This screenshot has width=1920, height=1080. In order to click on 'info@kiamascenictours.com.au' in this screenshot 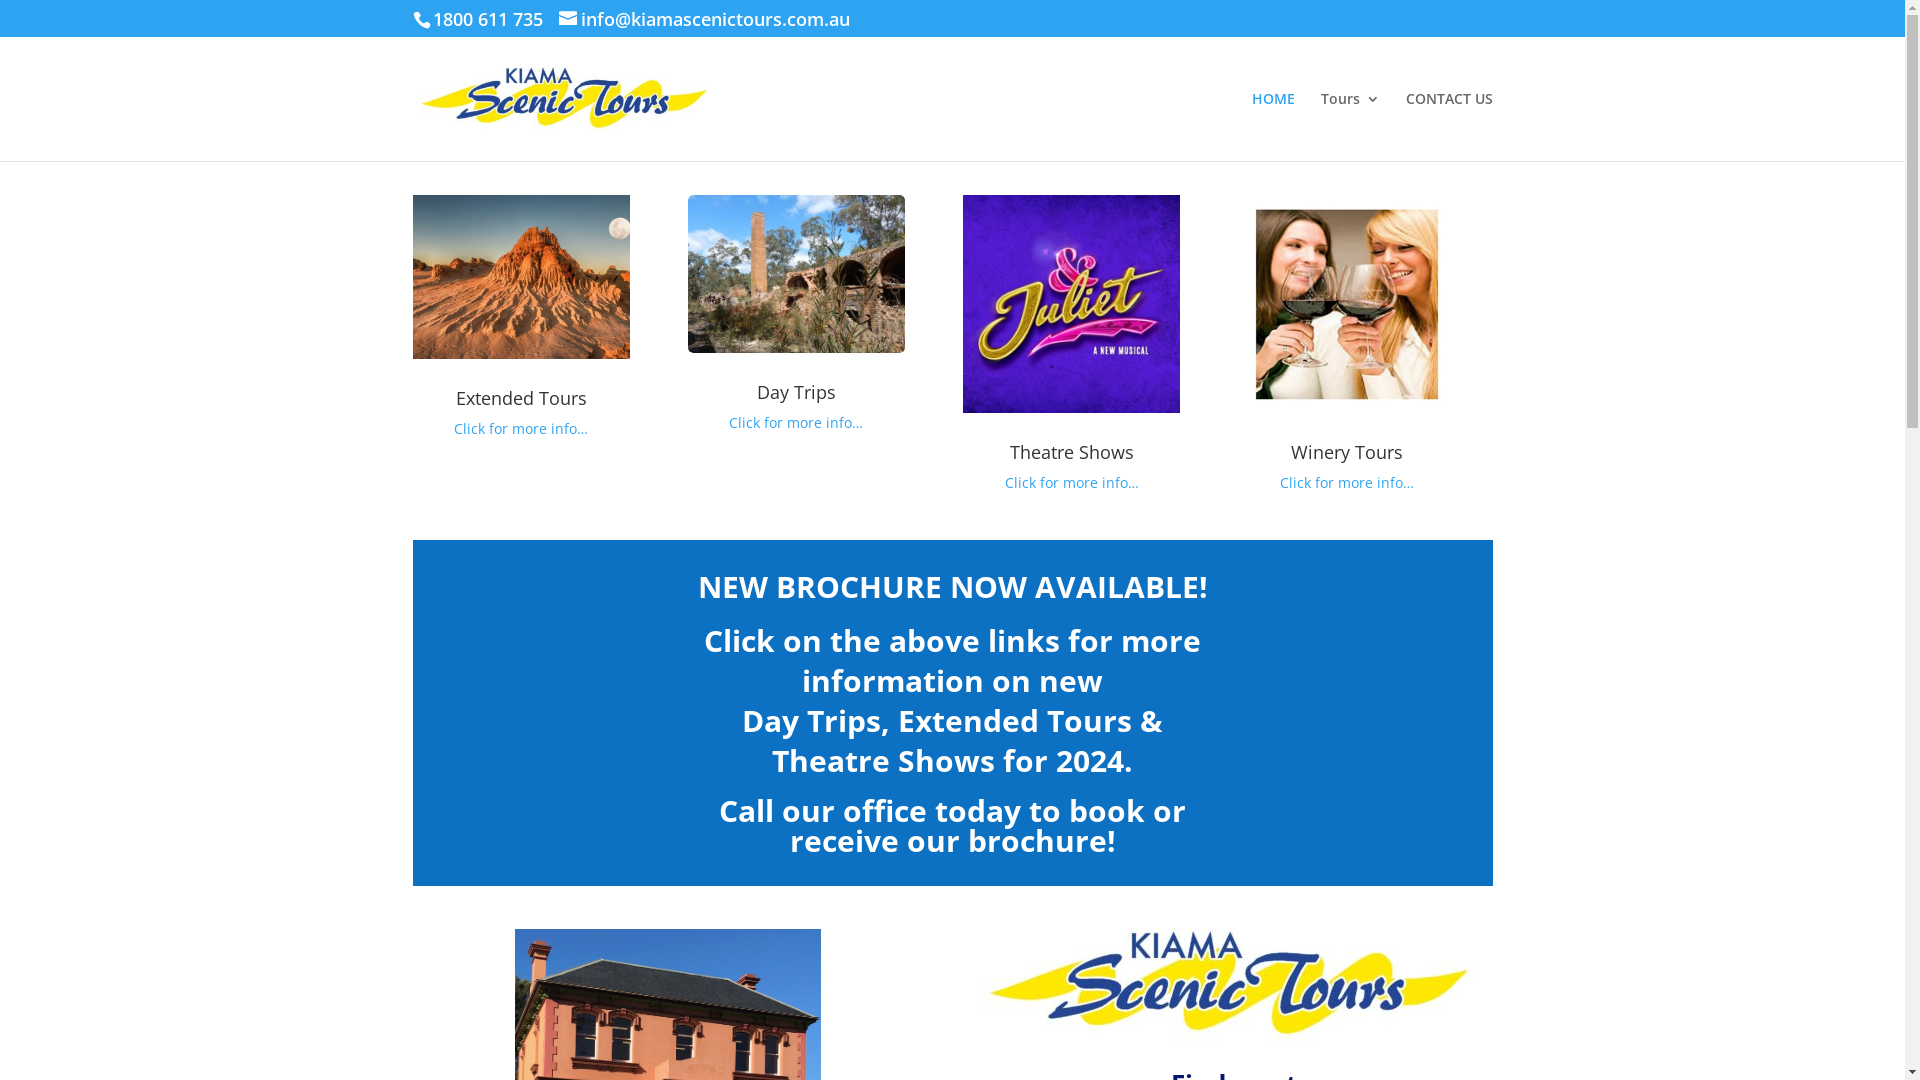, I will do `click(703, 21)`.